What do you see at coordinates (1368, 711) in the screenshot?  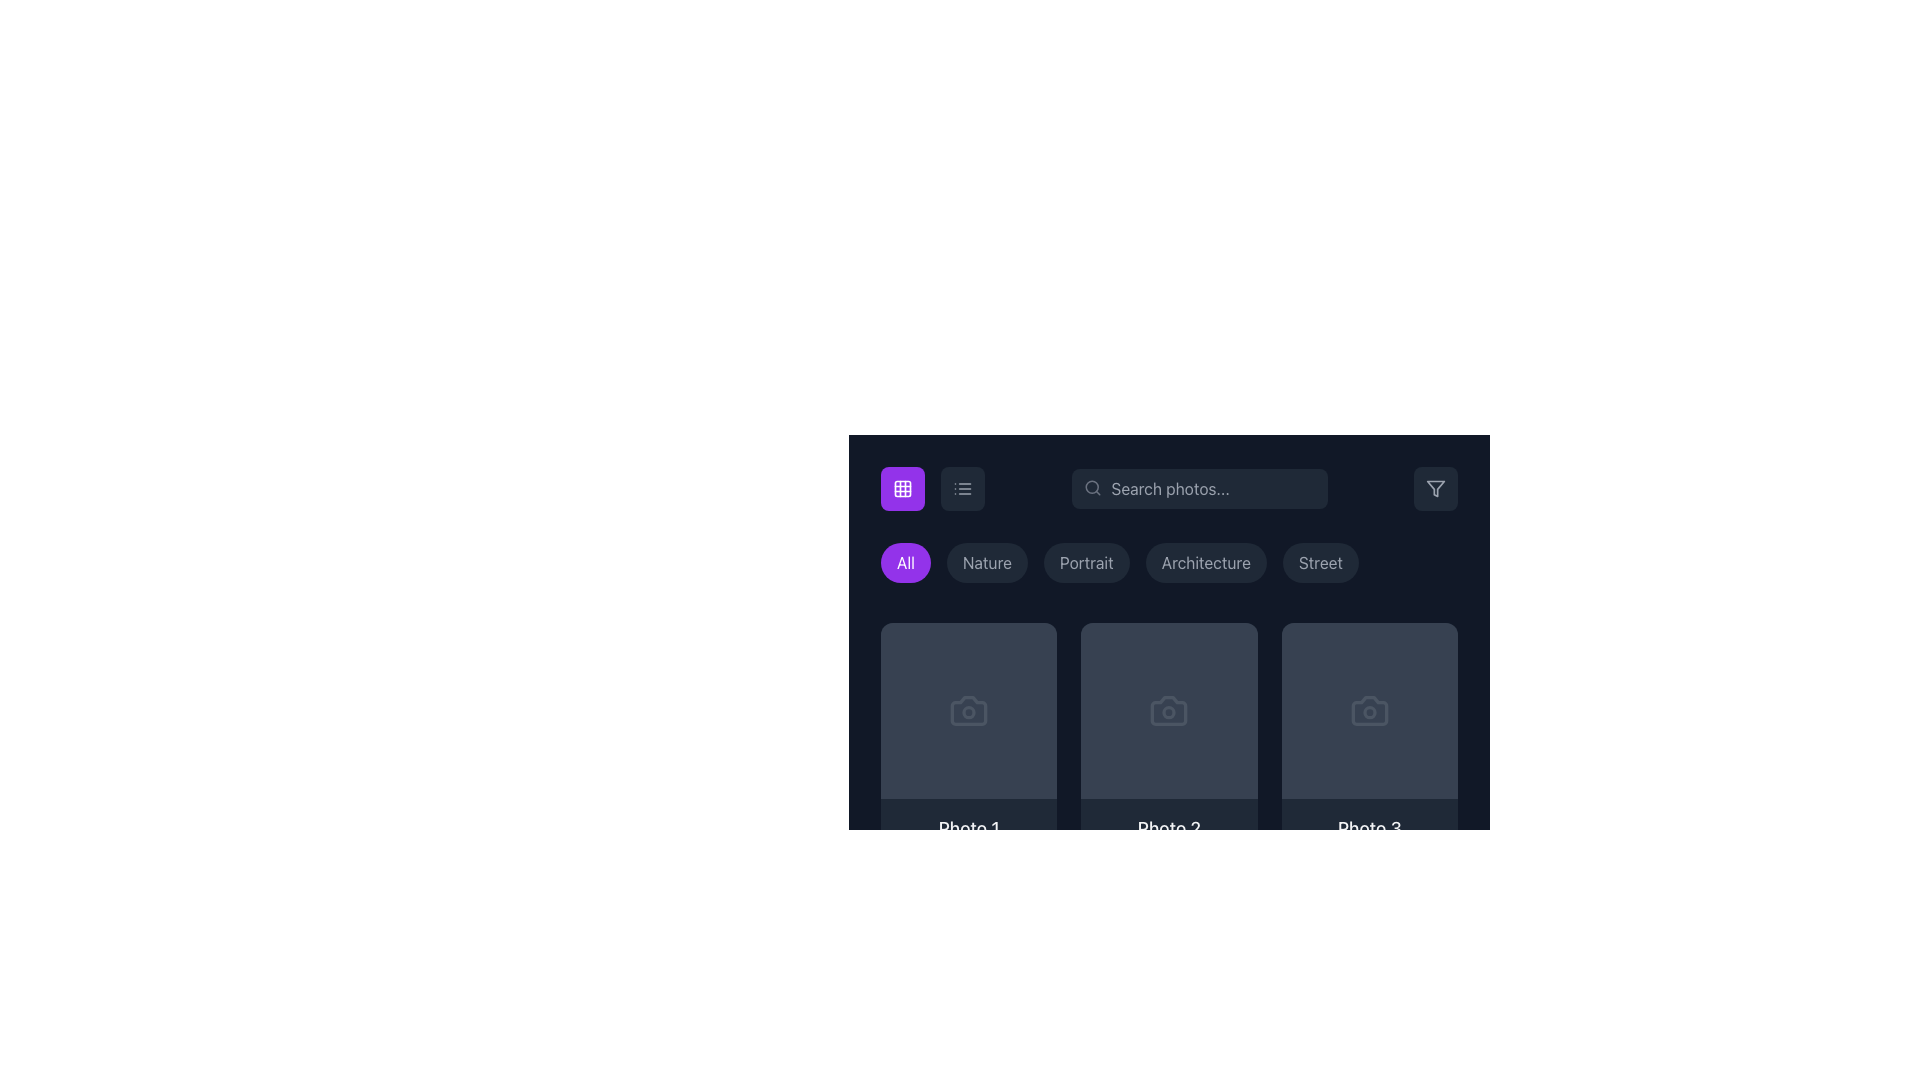 I see `the state of the small filled circular shape located in the center of the camera icon within the third grid item of the second row` at bounding box center [1368, 711].